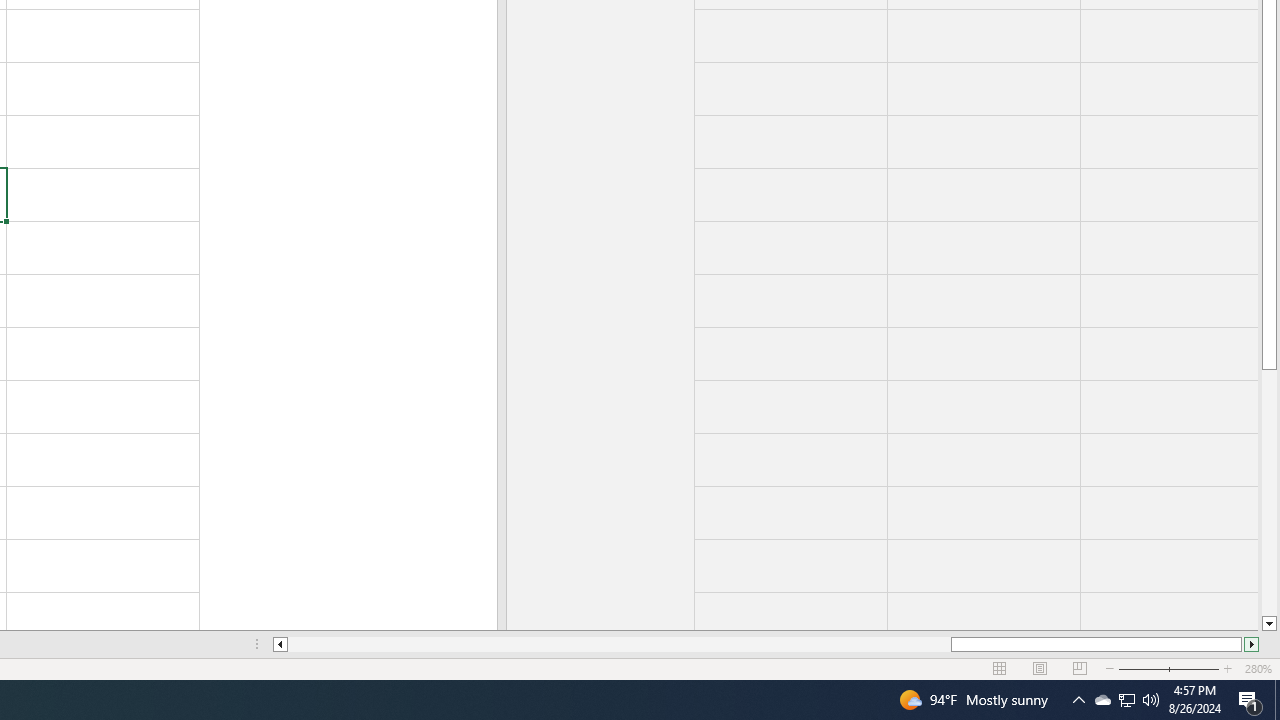  What do you see at coordinates (278, 644) in the screenshot?
I see `'Column left'` at bounding box center [278, 644].